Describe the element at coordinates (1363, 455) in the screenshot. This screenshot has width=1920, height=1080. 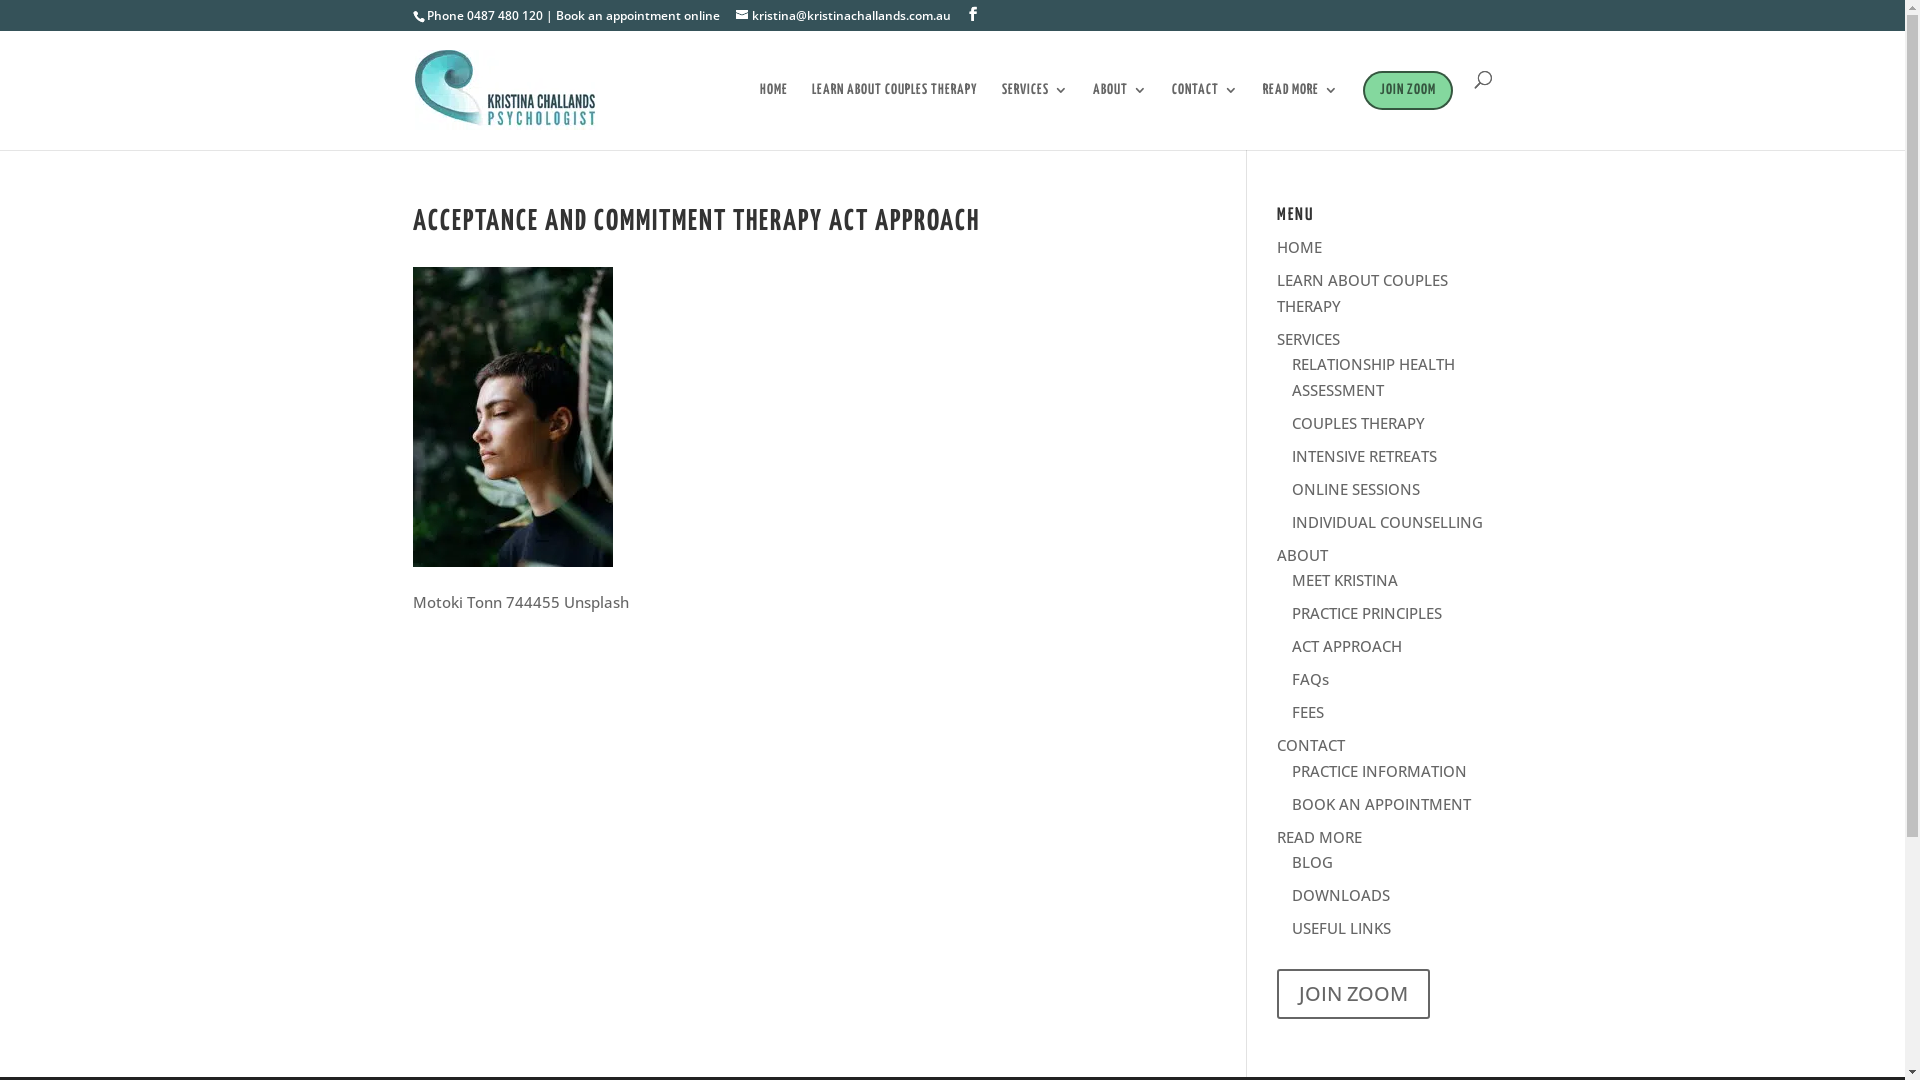
I see `'INTENSIVE RETREATS'` at that location.